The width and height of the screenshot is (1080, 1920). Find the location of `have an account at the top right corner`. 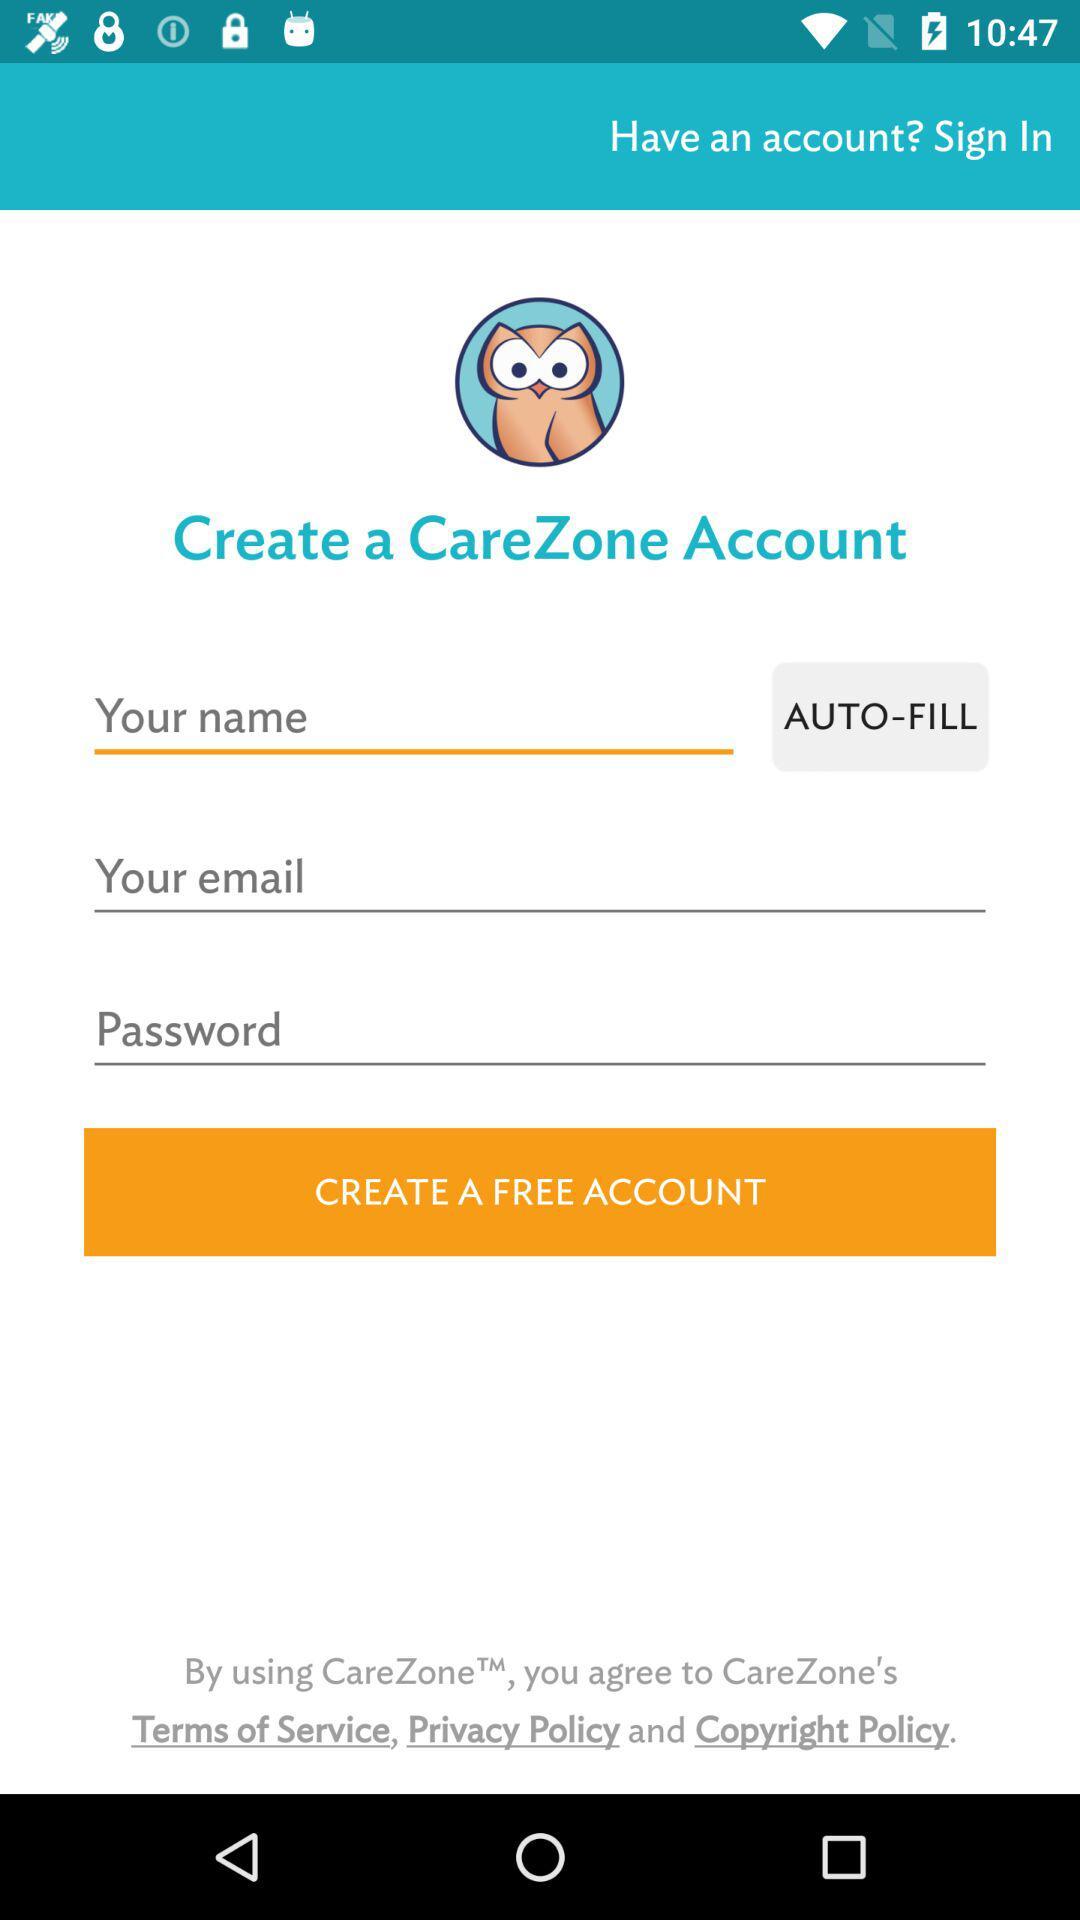

have an account at the top right corner is located at coordinates (830, 135).